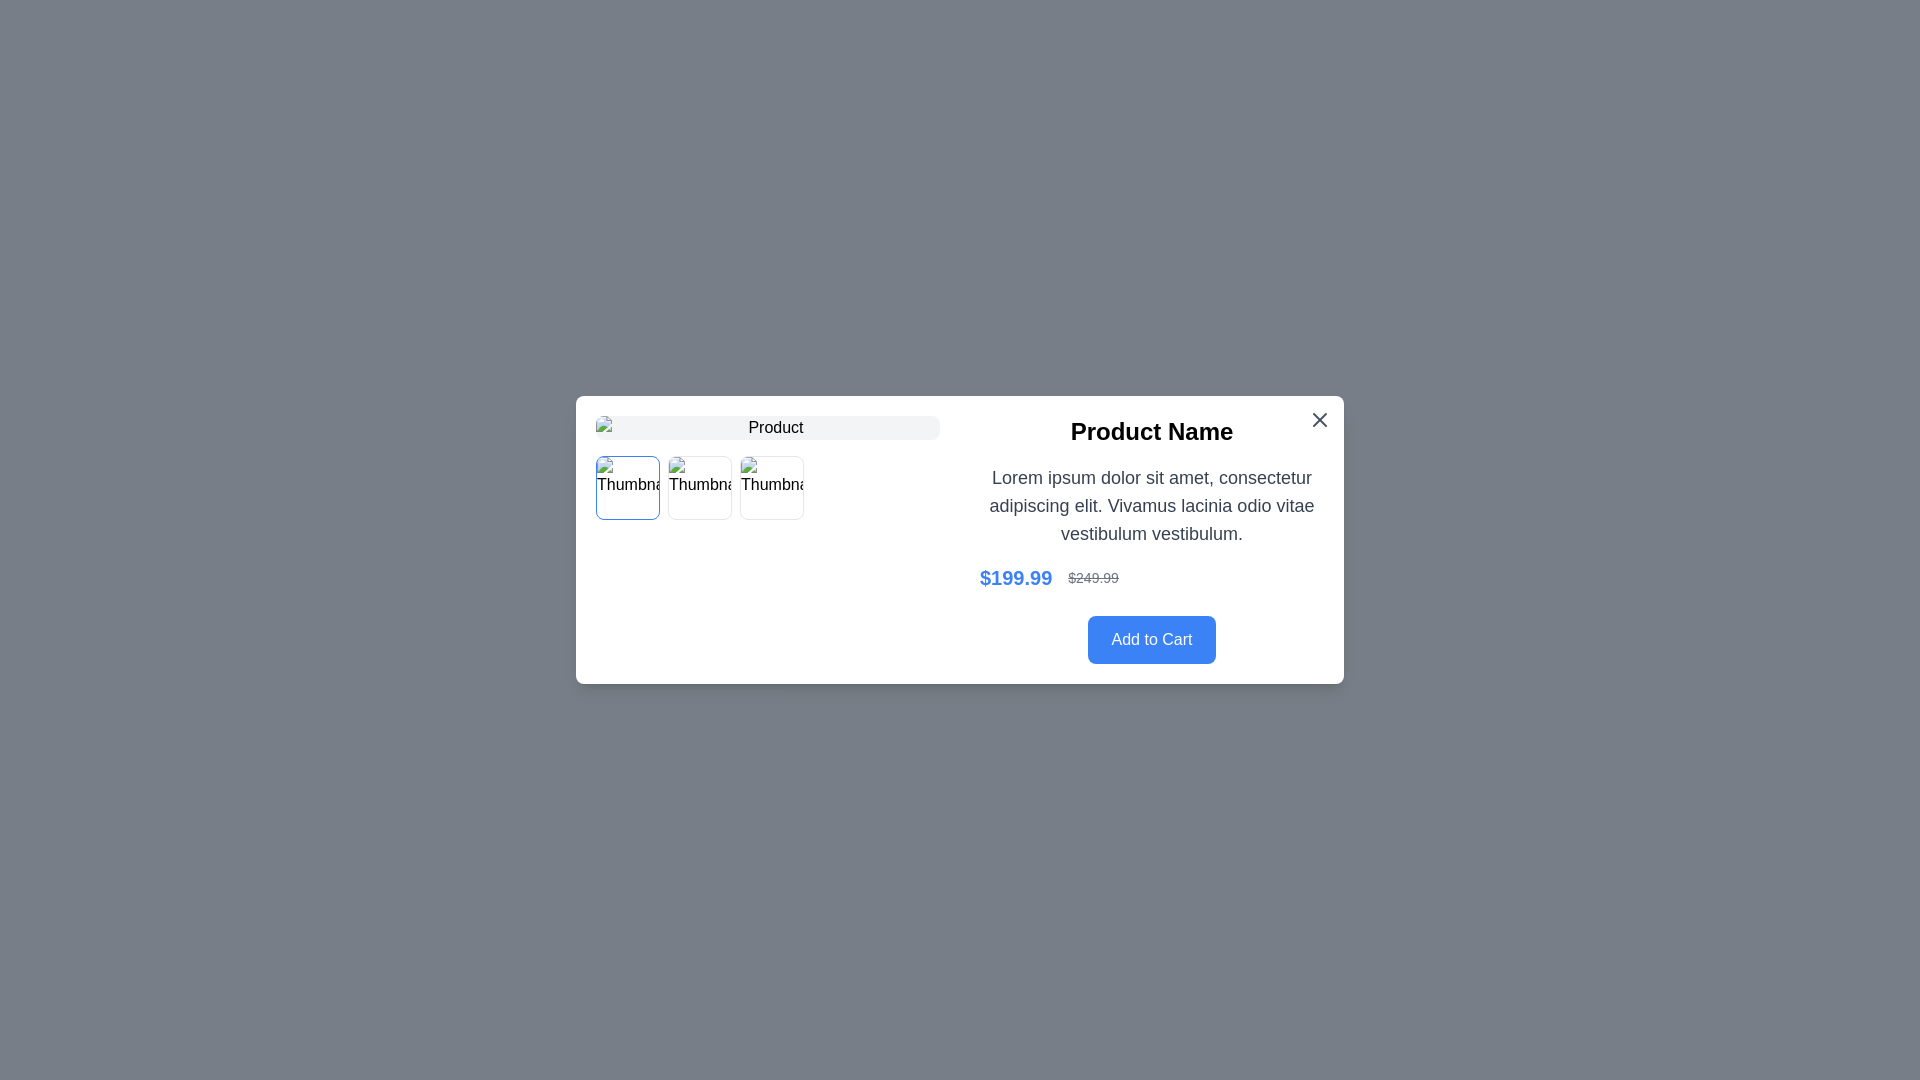  I want to click on the first thumbnail image in the grid, so click(627, 488).